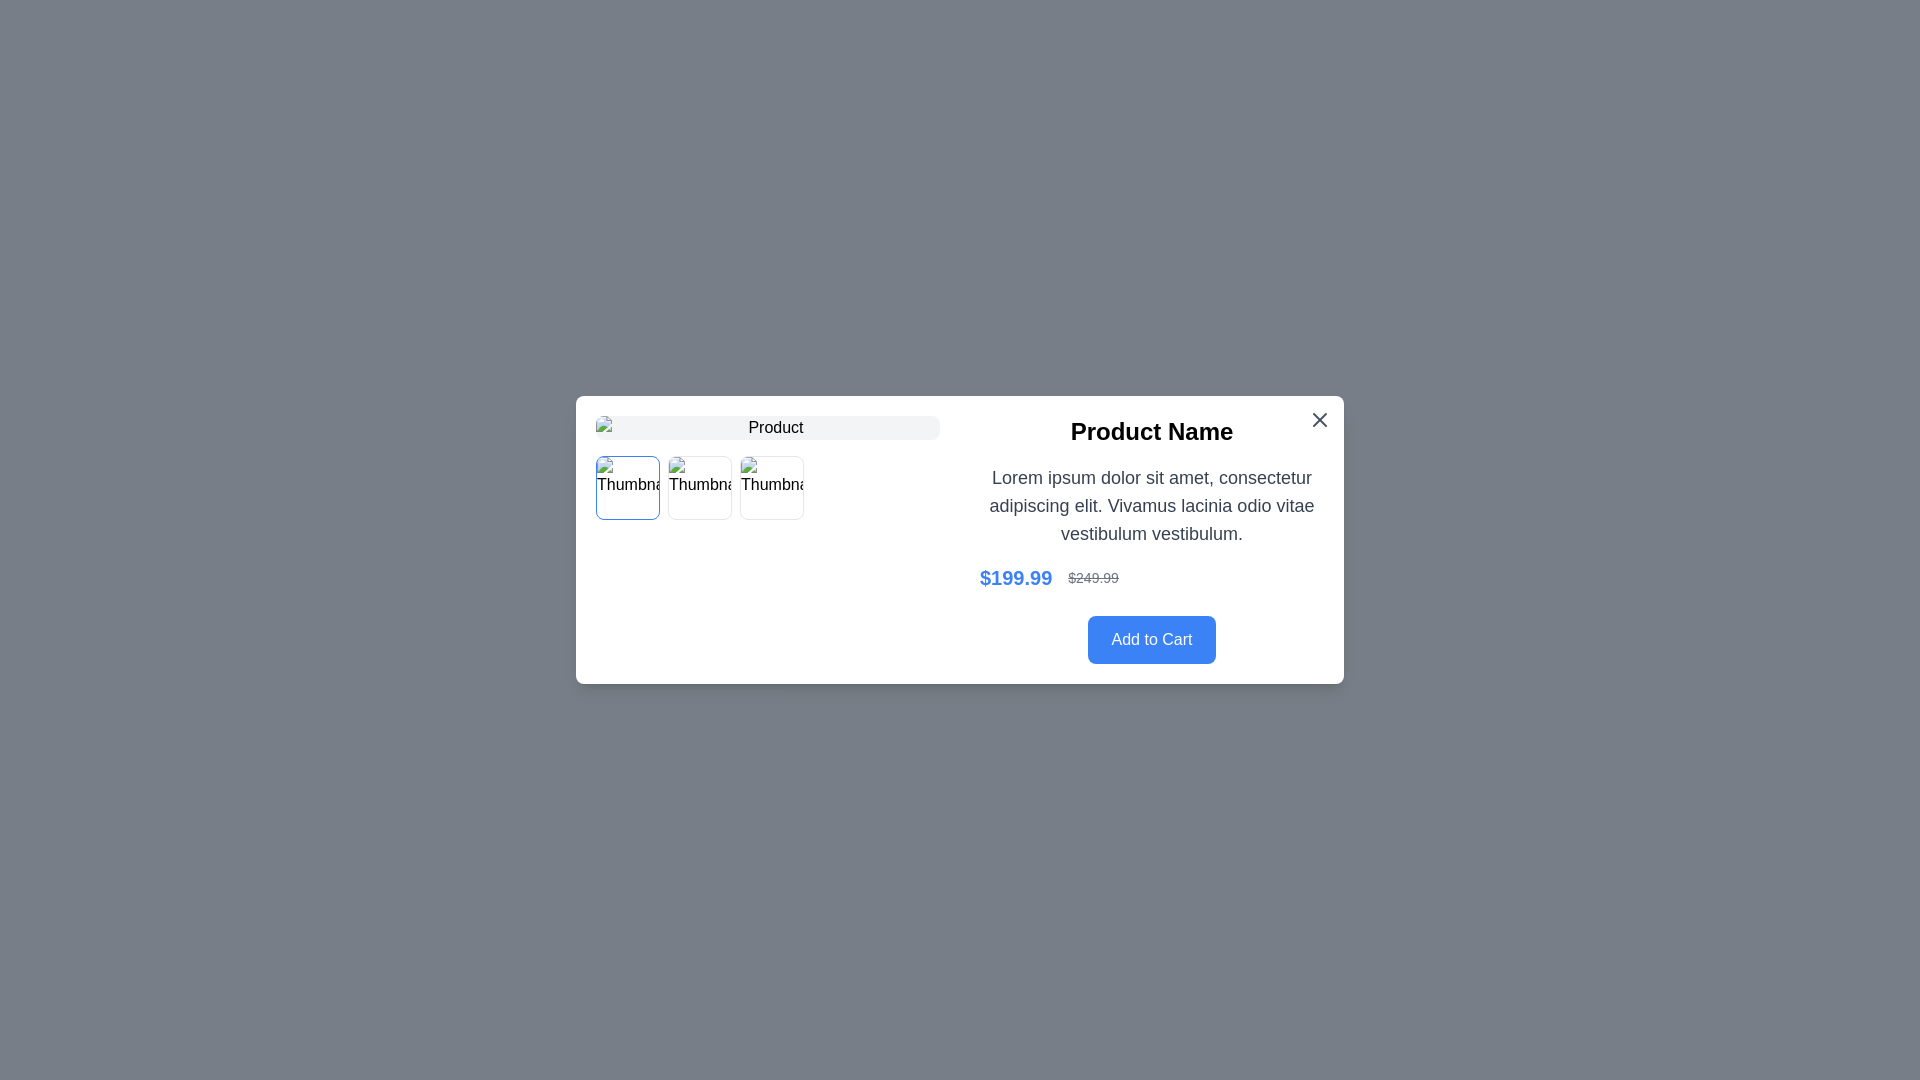  I want to click on the first thumbnail image in the grid, so click(627, 488).